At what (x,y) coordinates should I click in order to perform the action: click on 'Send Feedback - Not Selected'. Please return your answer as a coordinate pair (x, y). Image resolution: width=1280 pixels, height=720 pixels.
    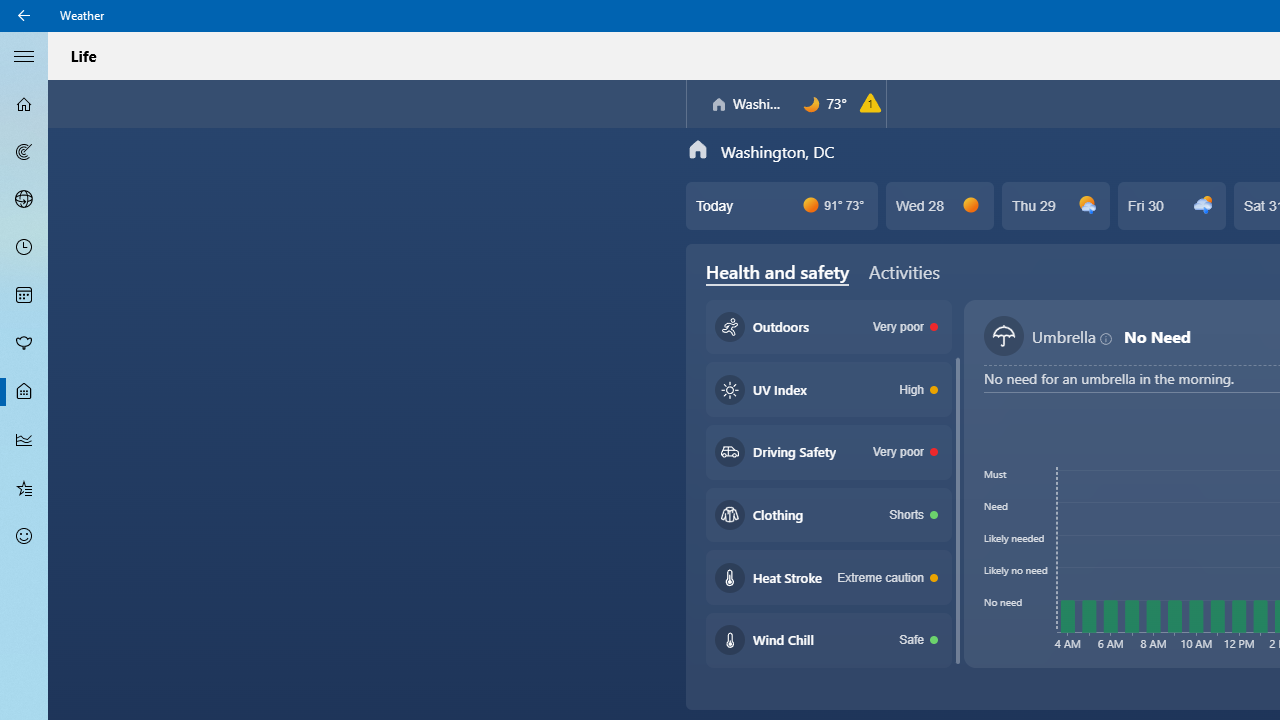
    Looking at the image, I should click on (24, 535).